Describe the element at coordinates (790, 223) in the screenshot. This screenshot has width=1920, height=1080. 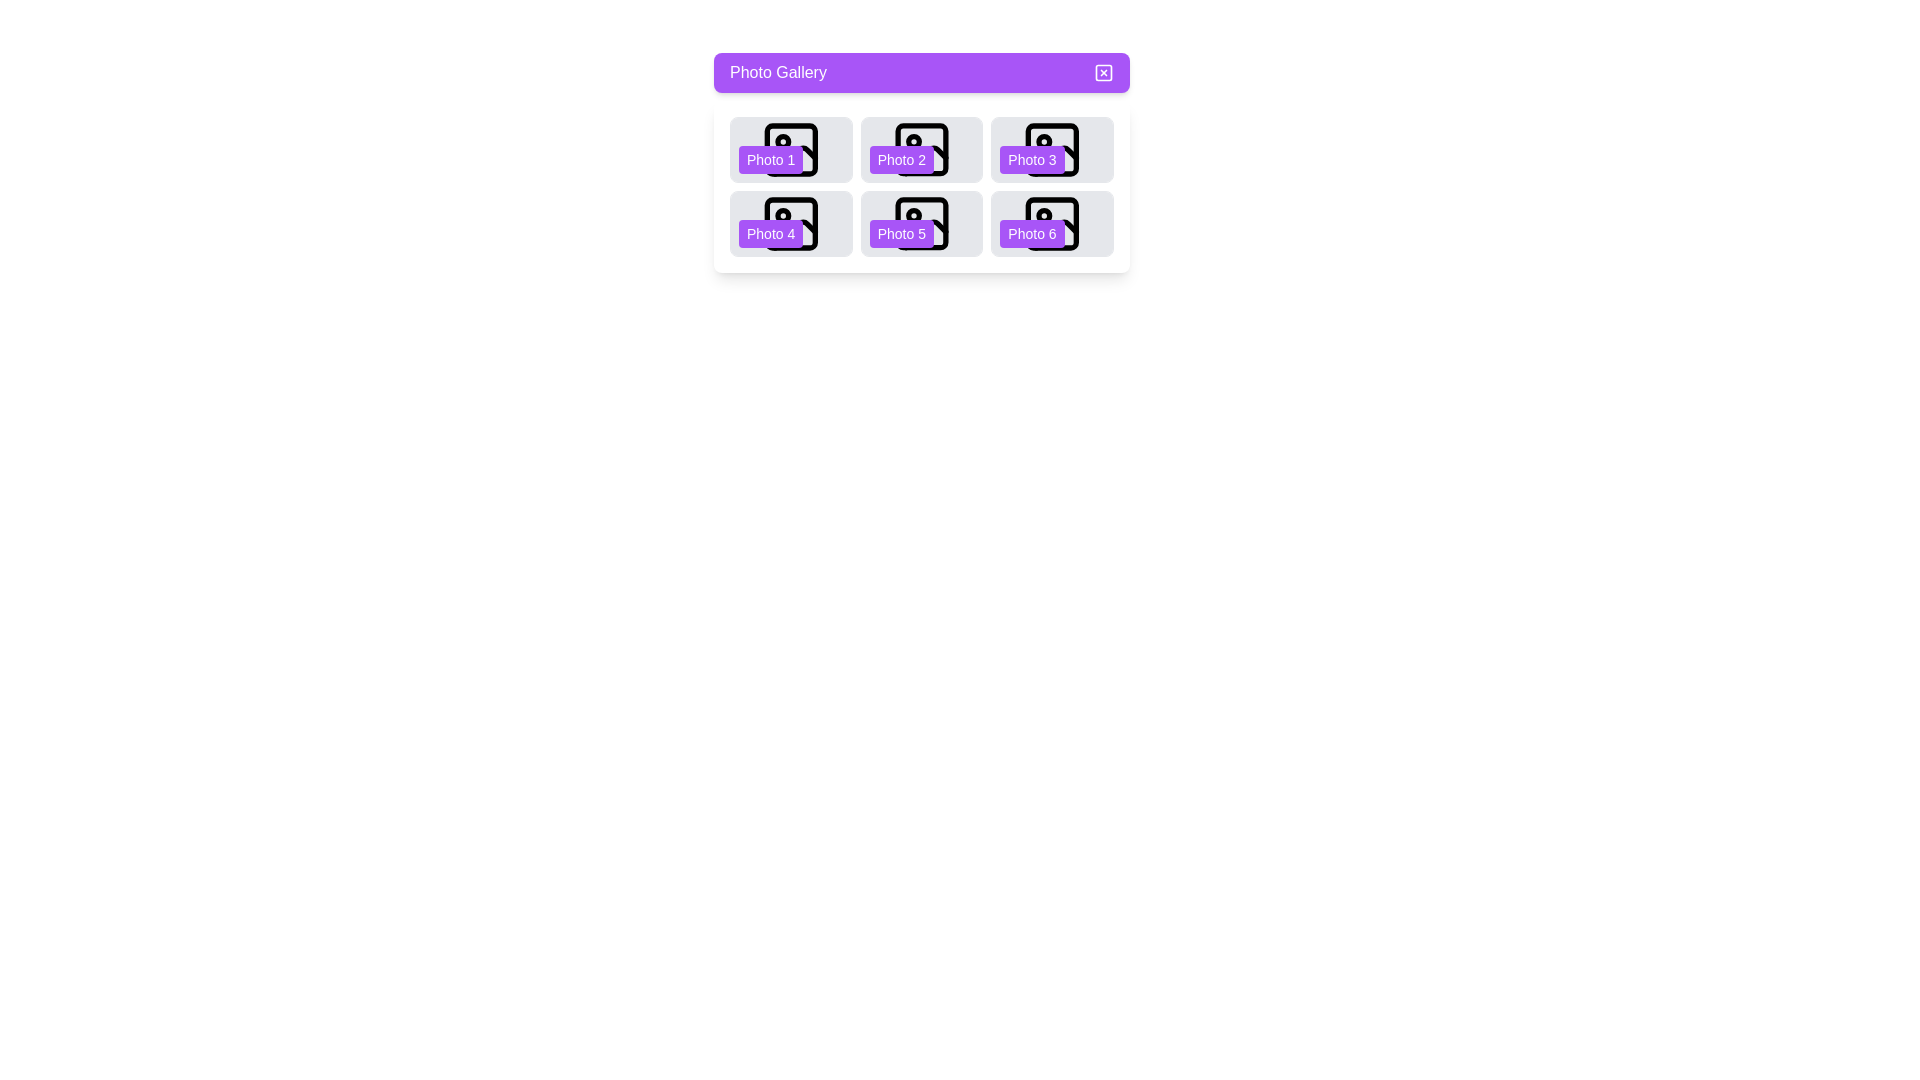
I see `the photo labeled with the number 4` at that location.